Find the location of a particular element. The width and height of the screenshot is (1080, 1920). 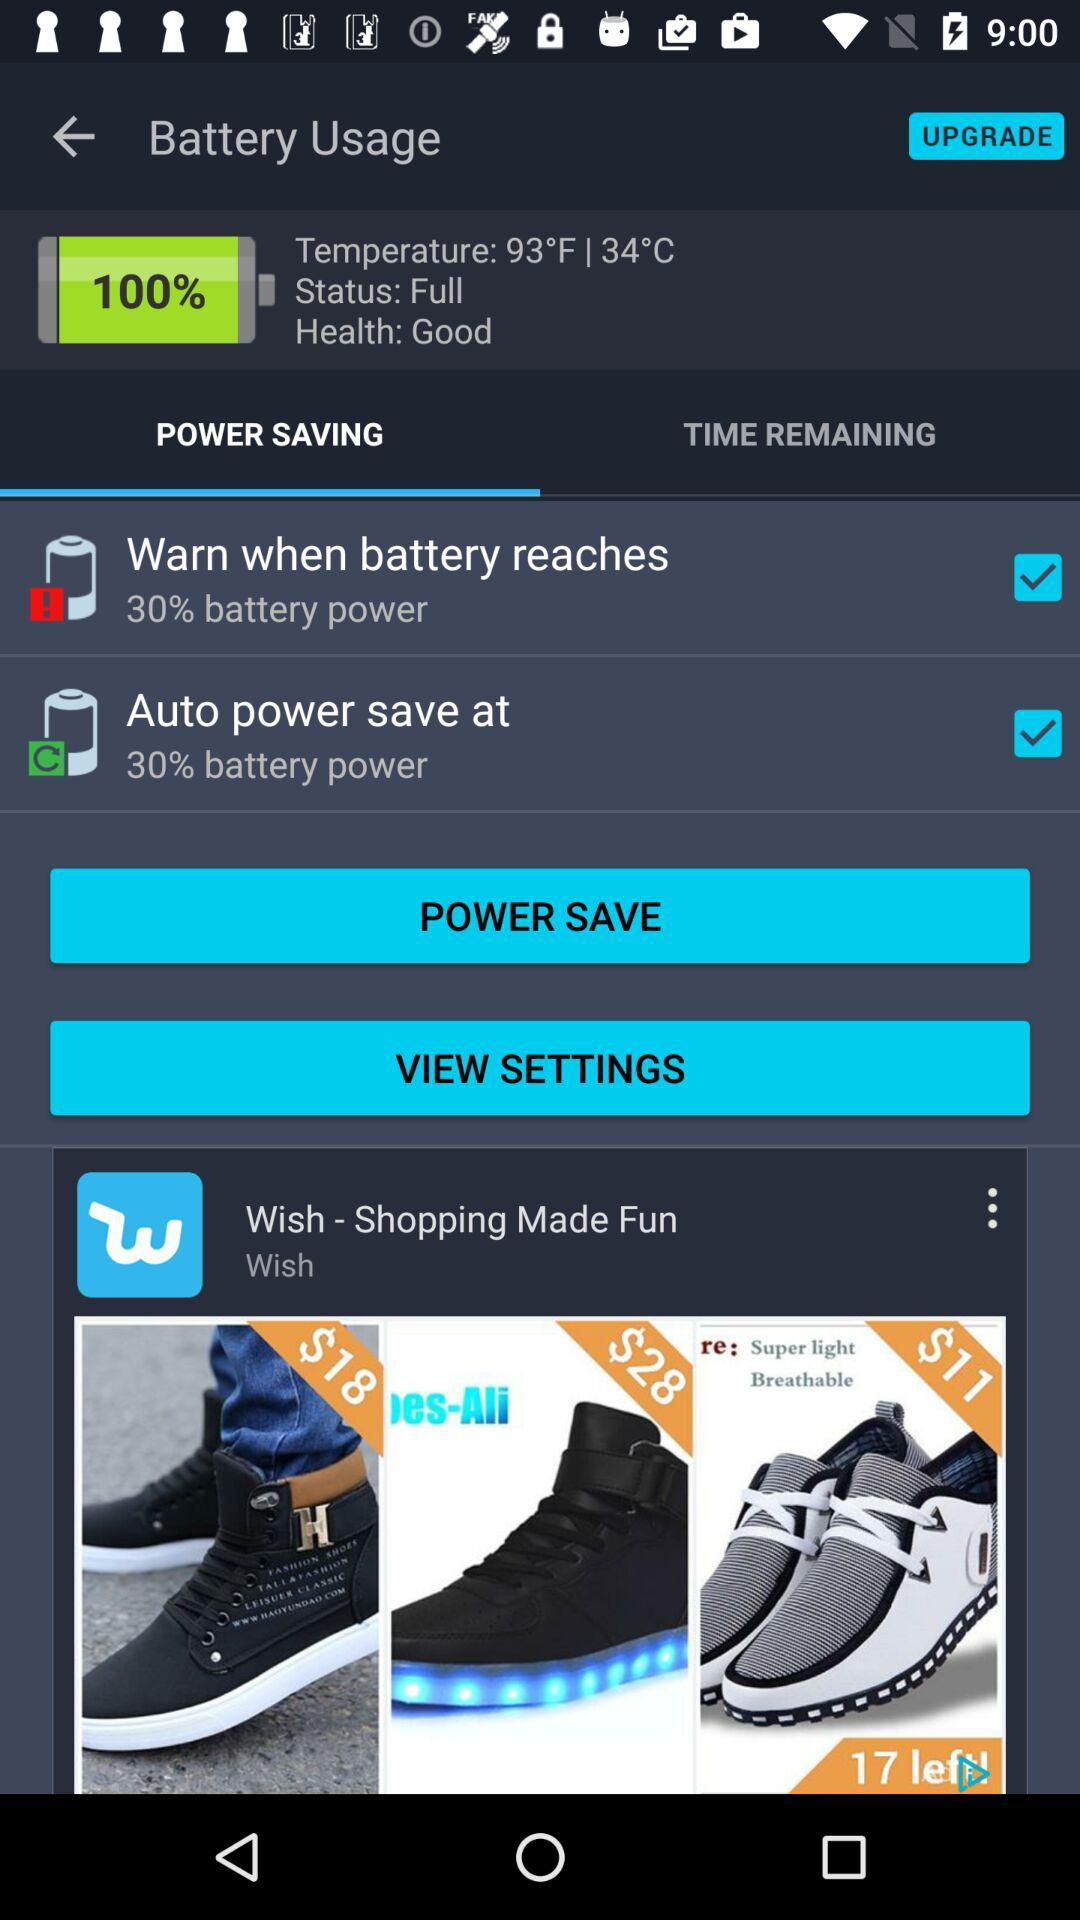

choose logo is located at coordinates (138, 1233).